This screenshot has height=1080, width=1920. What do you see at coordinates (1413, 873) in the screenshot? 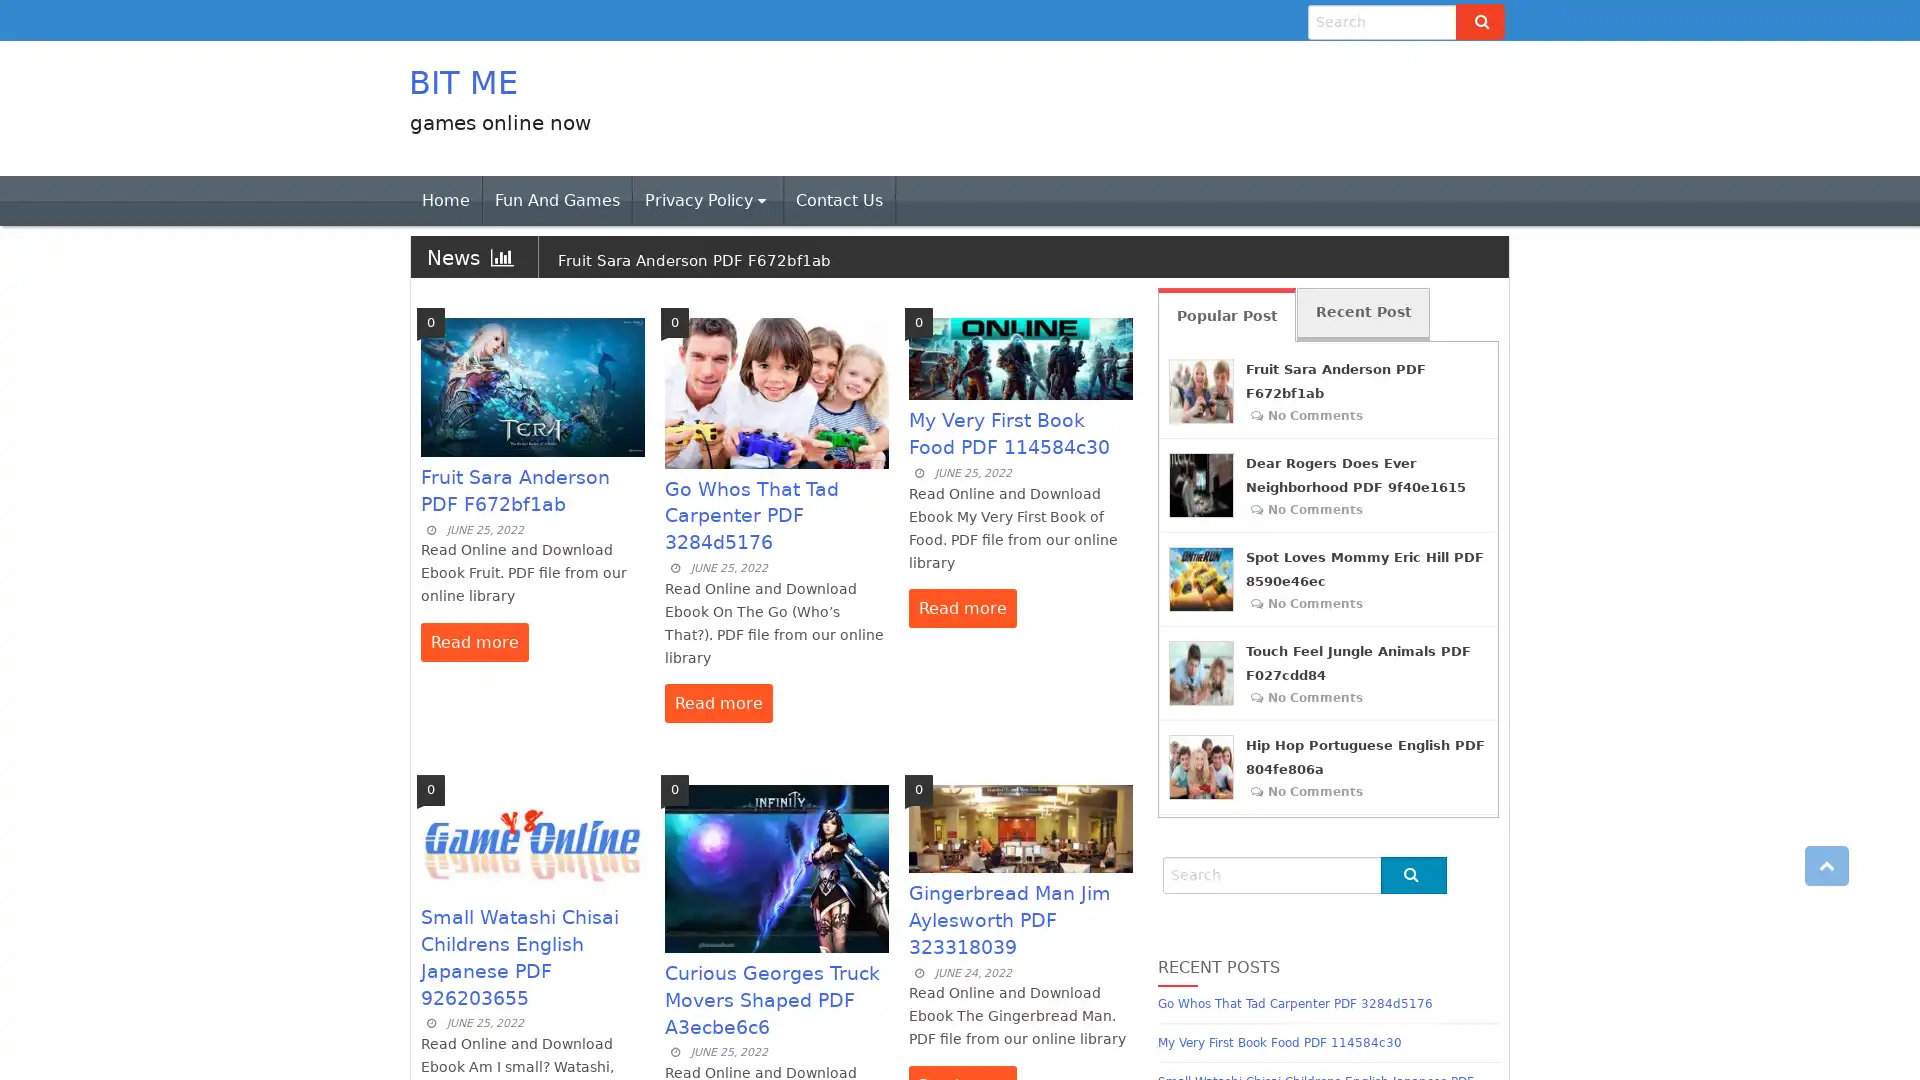
I see `Go` at bounding box center [1413, 873].